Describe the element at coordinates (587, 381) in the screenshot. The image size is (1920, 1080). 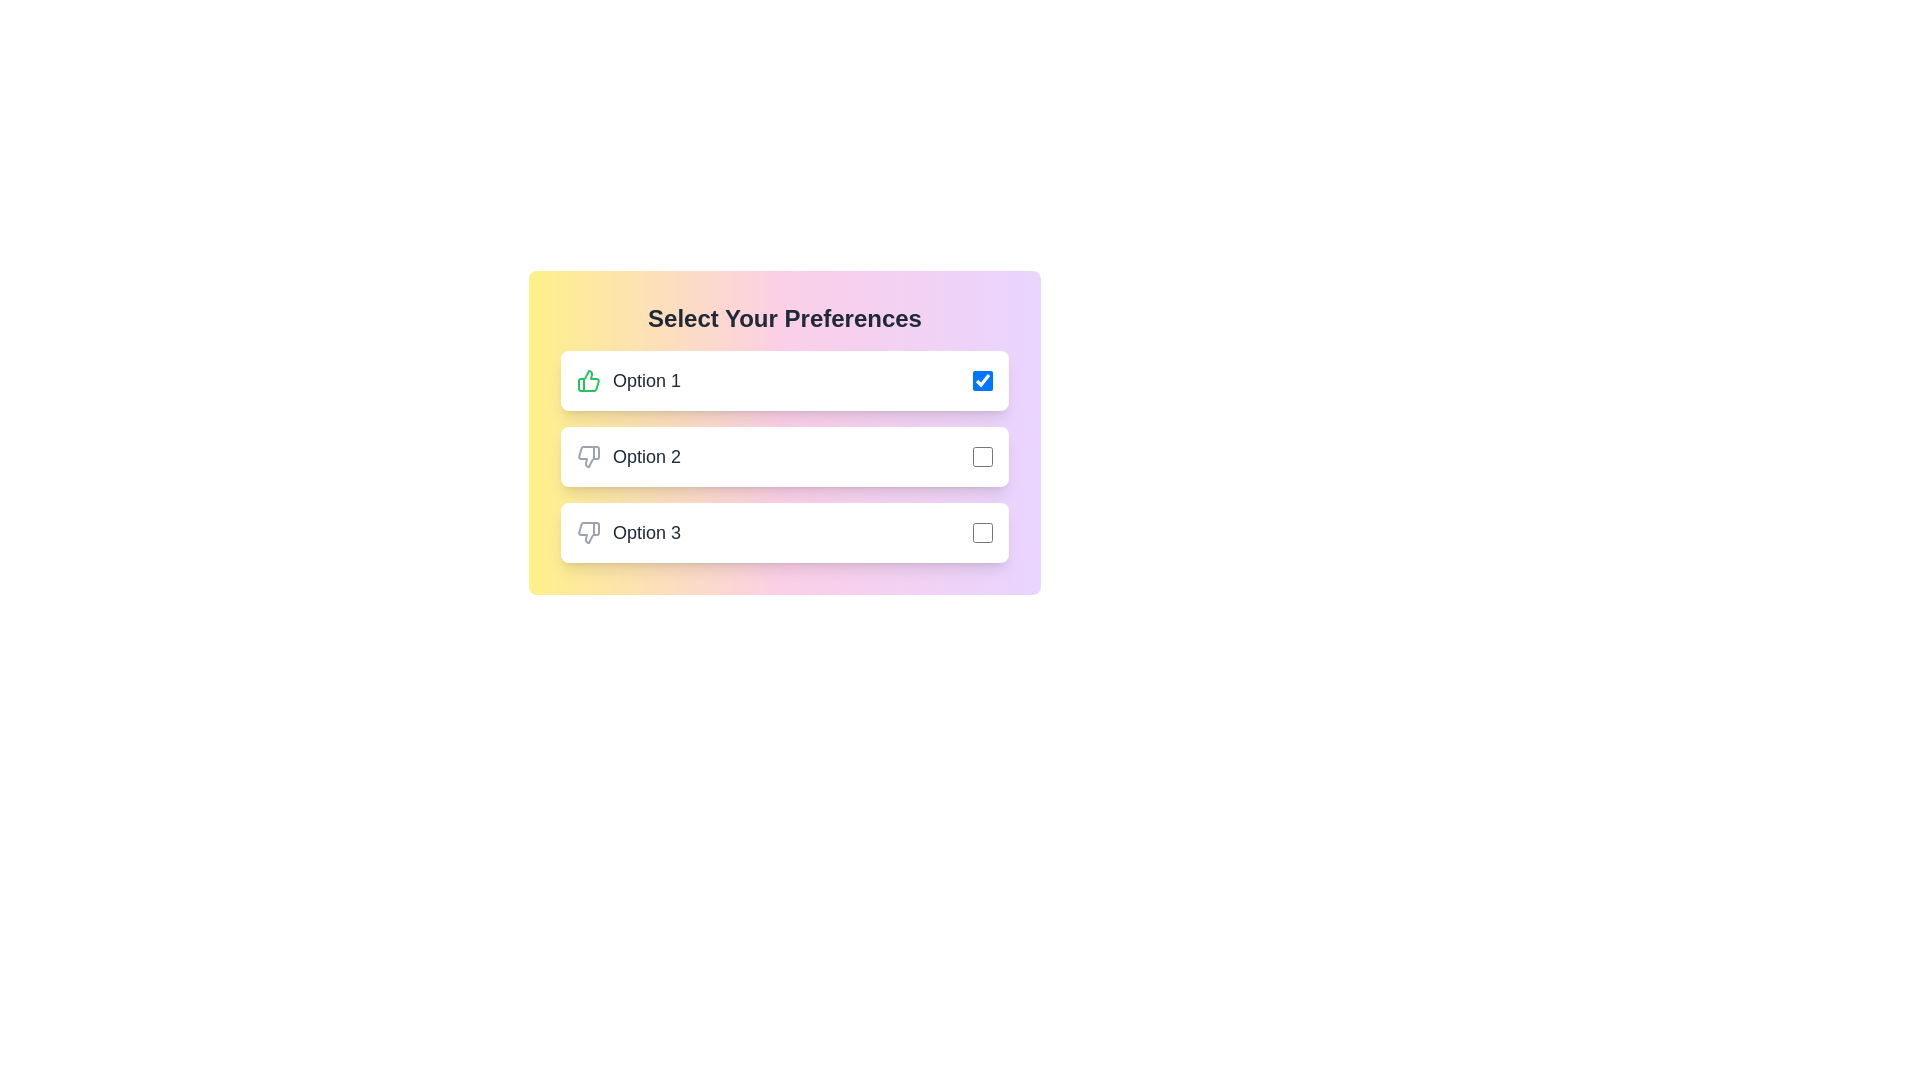
I see `the thumbs-up SVG icon representing a 'like' or 'approve' action, positioned to the left of the text 'Option 1' in a rounded rectangular white button` at that location.